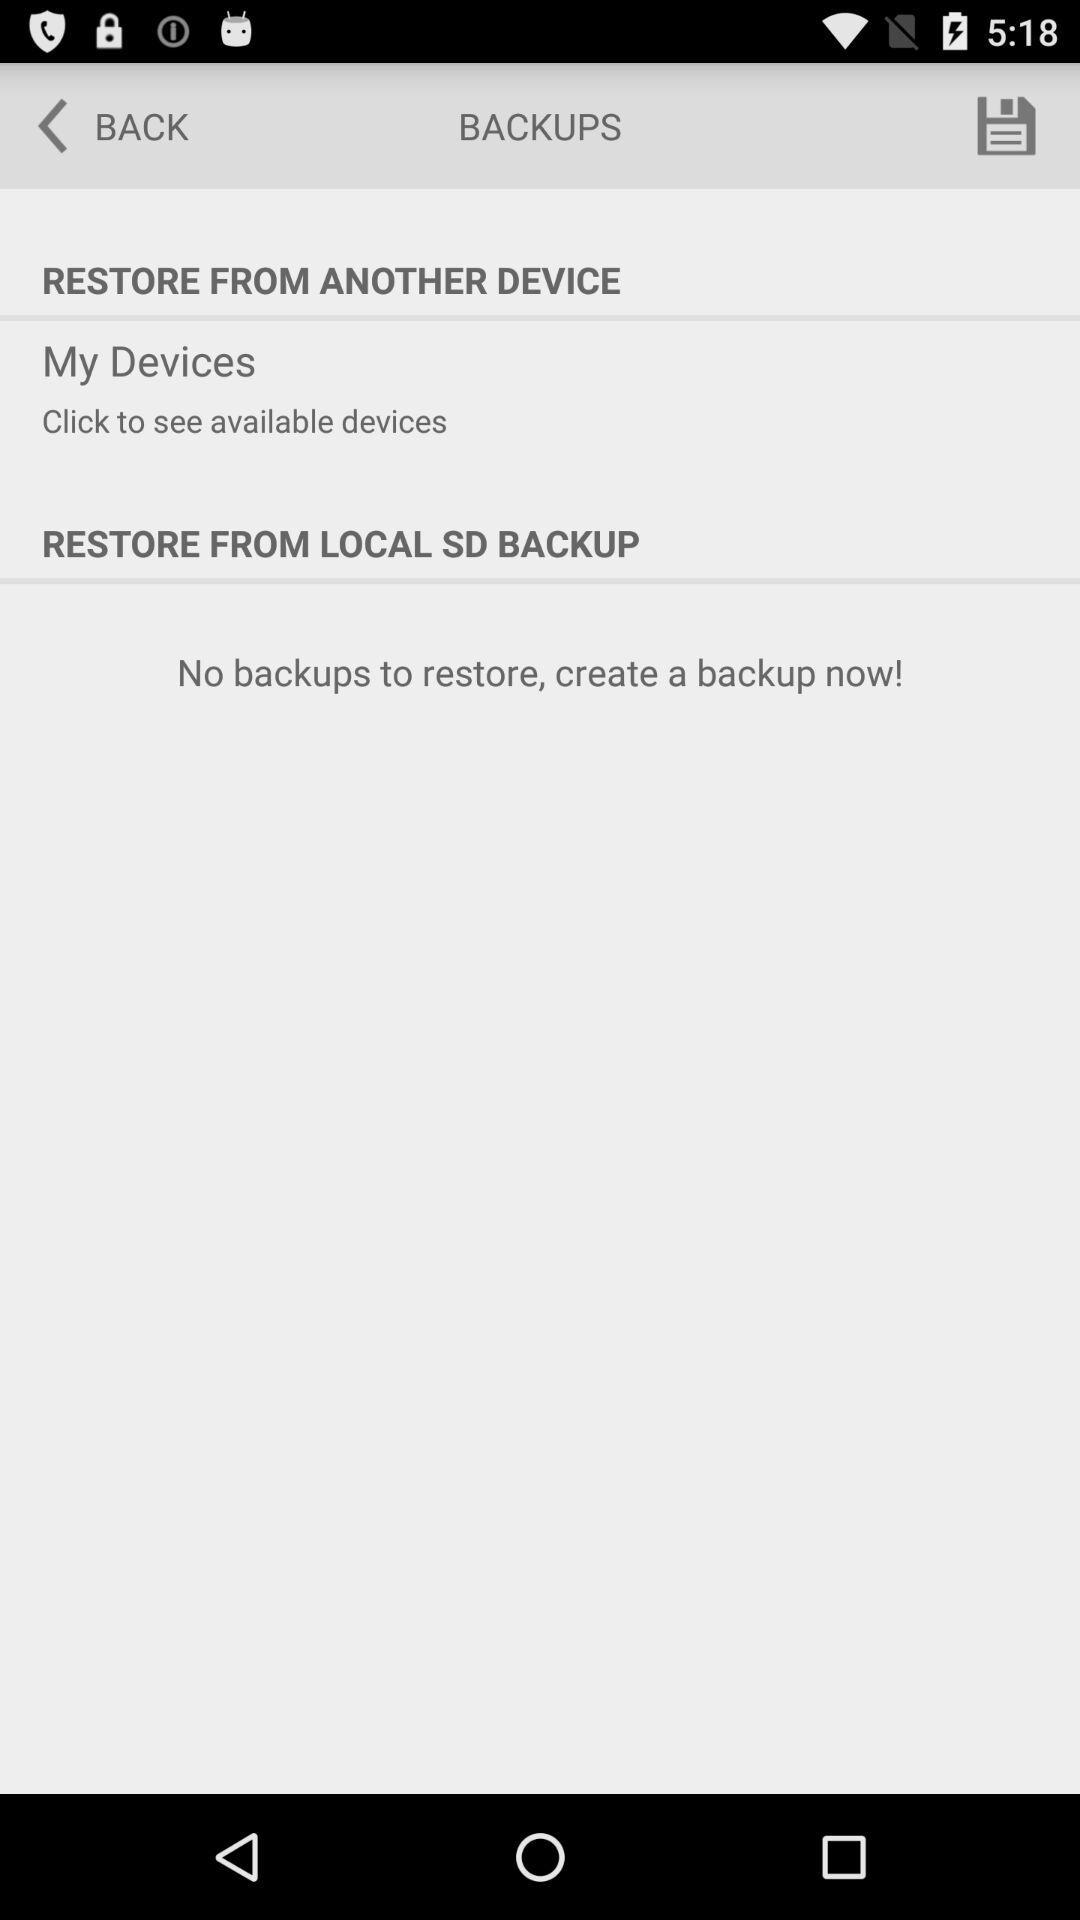 Image resolution: width=1080 pixels, height=1920 pixels. What do you see at coordinates (1006, 124) in the screenshot?
I see `option` at bounding box center [1006, 124].